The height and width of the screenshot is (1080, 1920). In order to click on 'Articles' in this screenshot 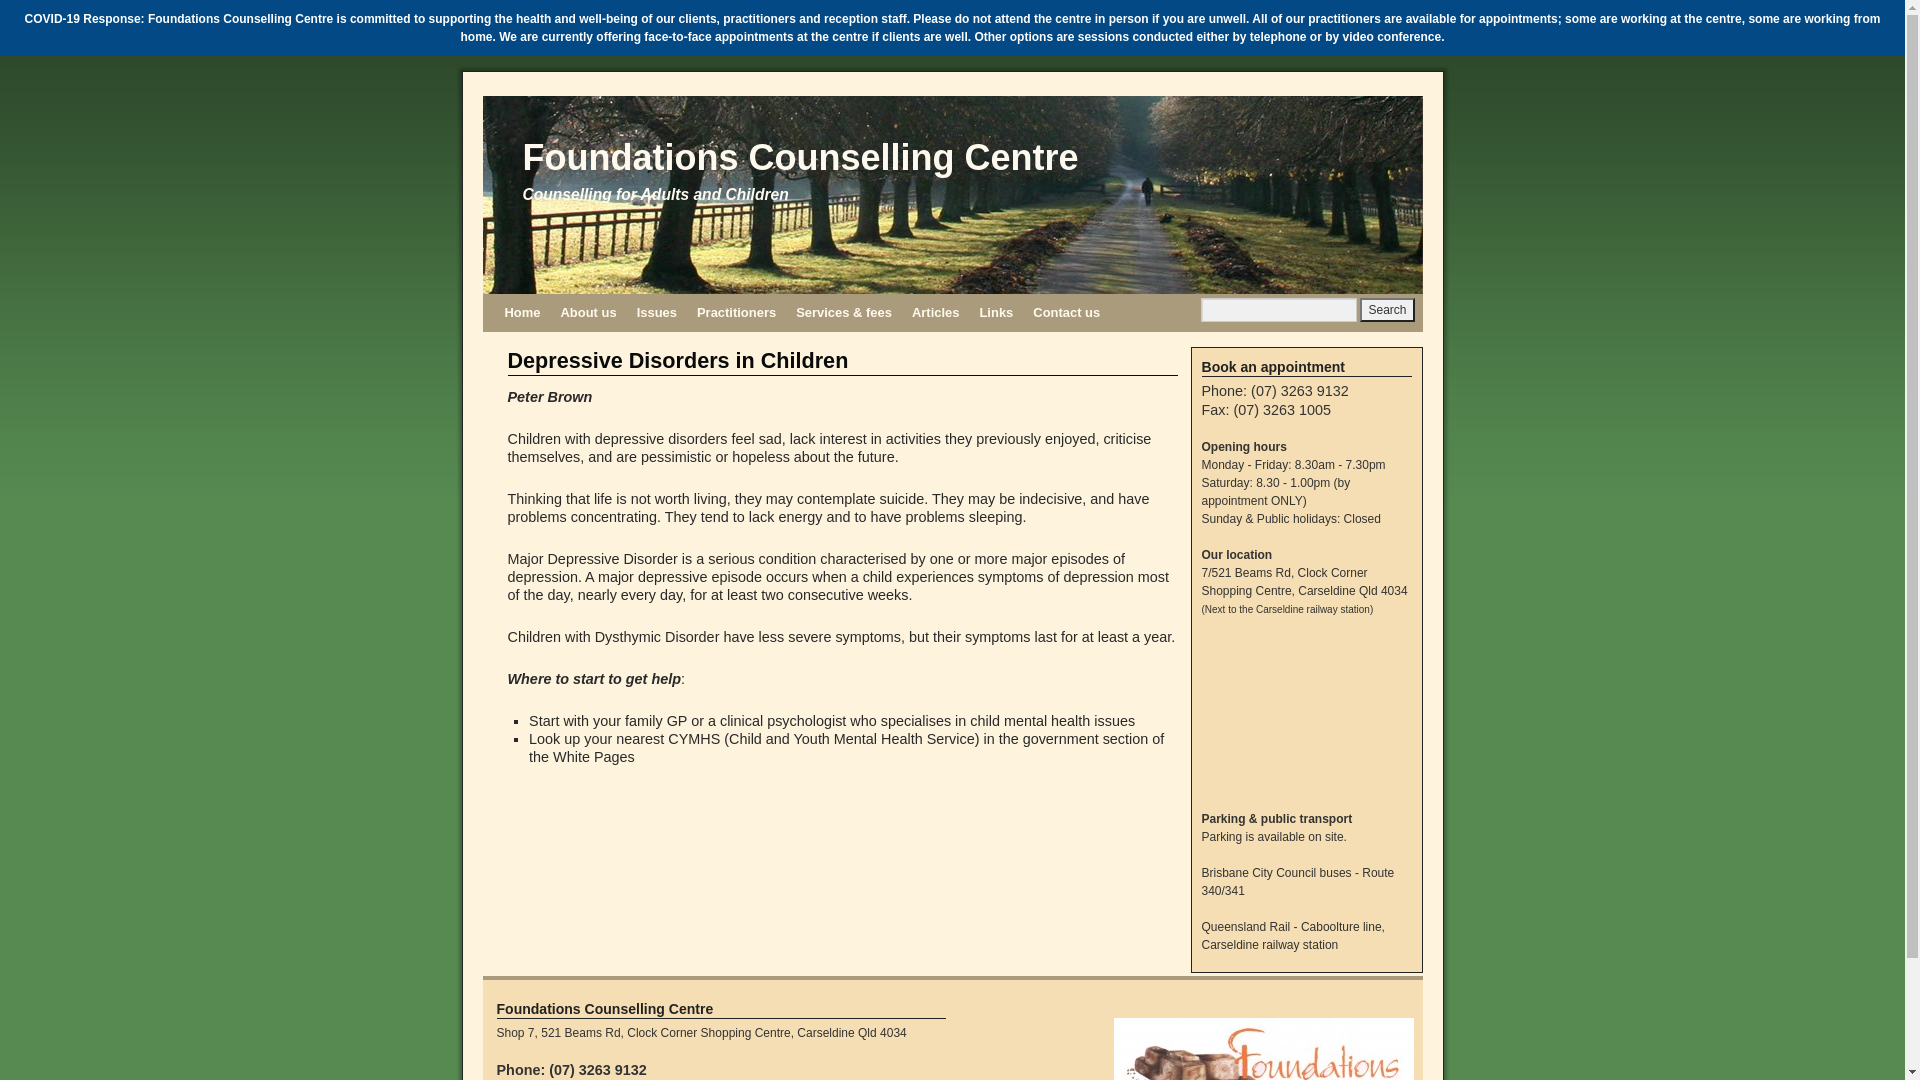, I will do `click(935, 312)`.